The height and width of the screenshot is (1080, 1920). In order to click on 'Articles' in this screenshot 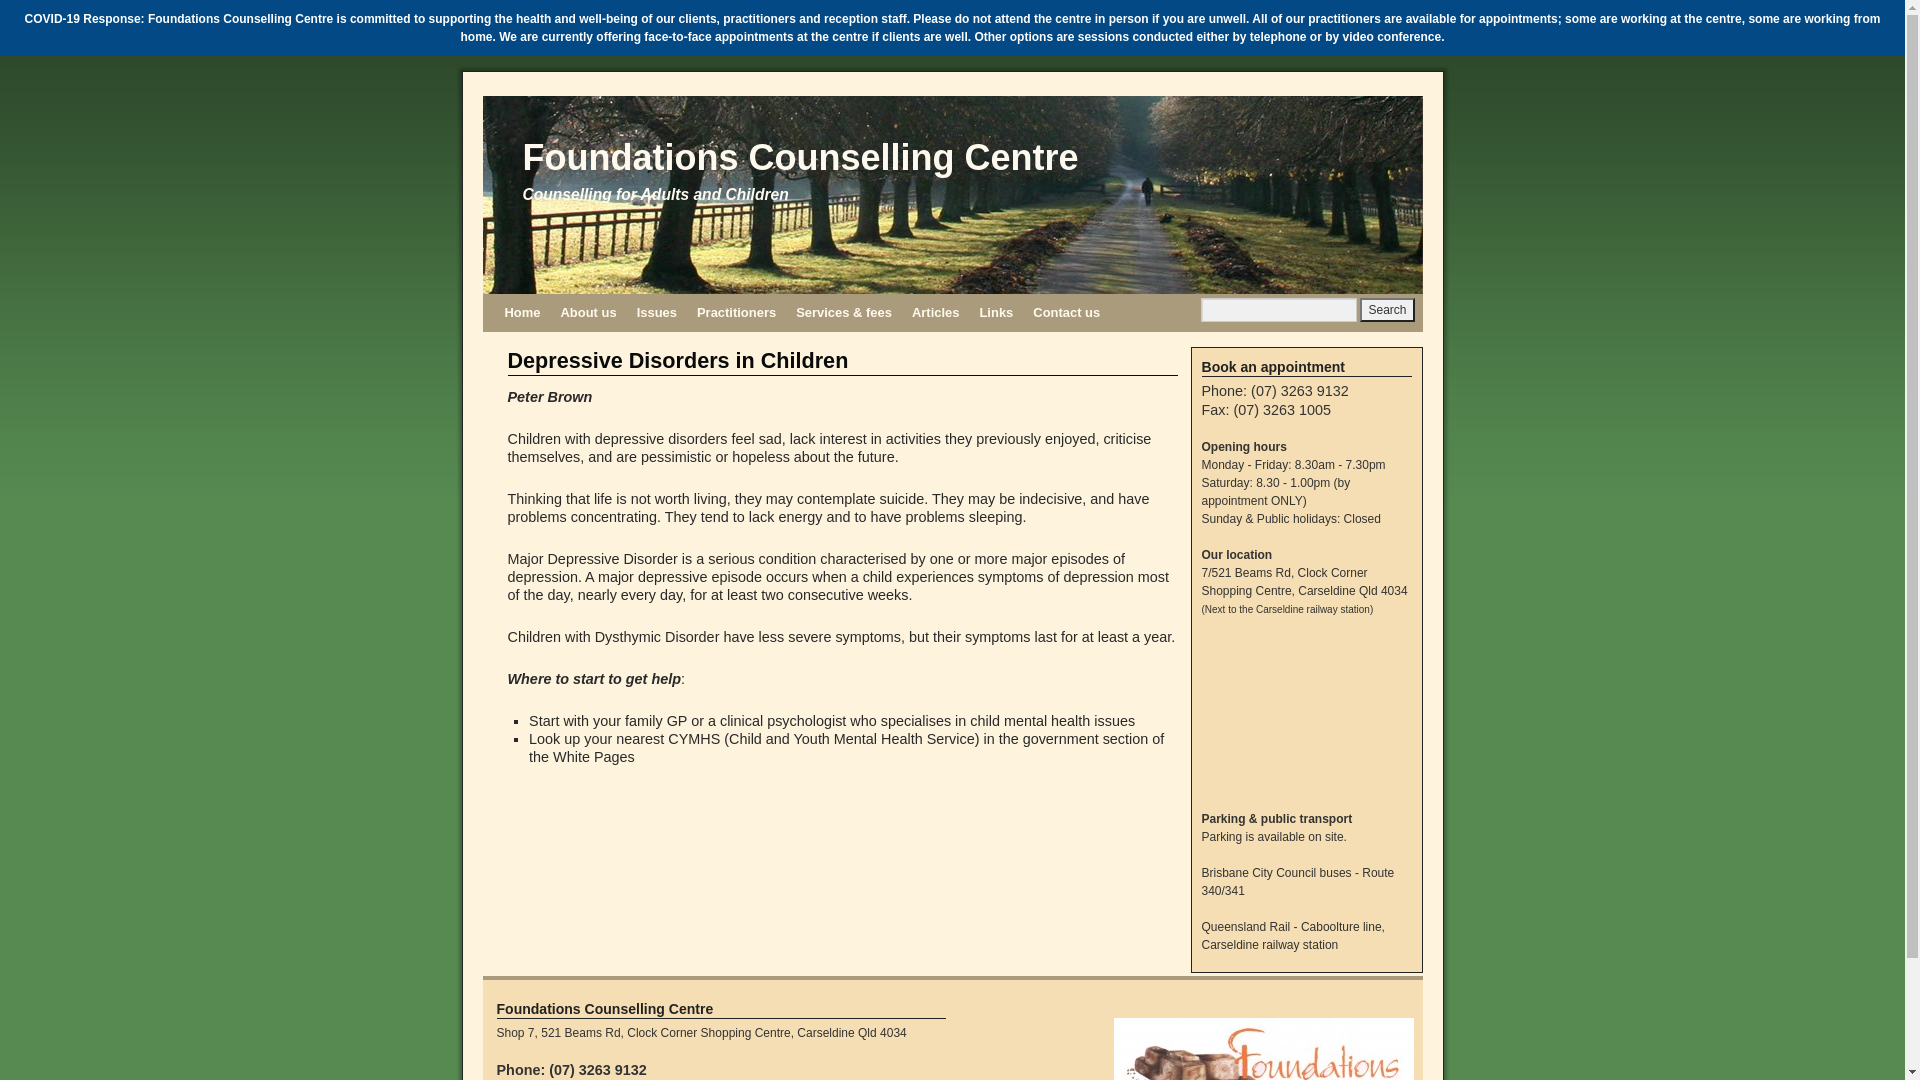, I will do `click(935, 312)`.